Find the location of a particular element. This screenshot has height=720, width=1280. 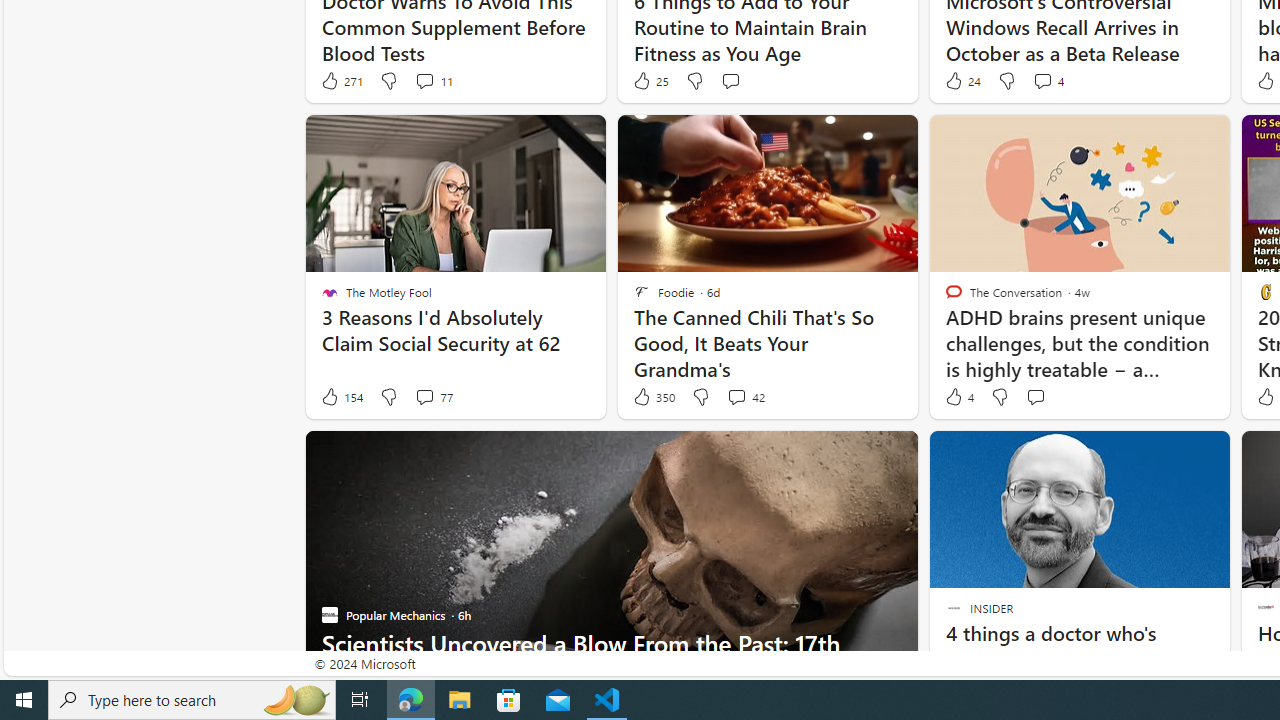

'24 Like' is located at coordinates (961, 80).